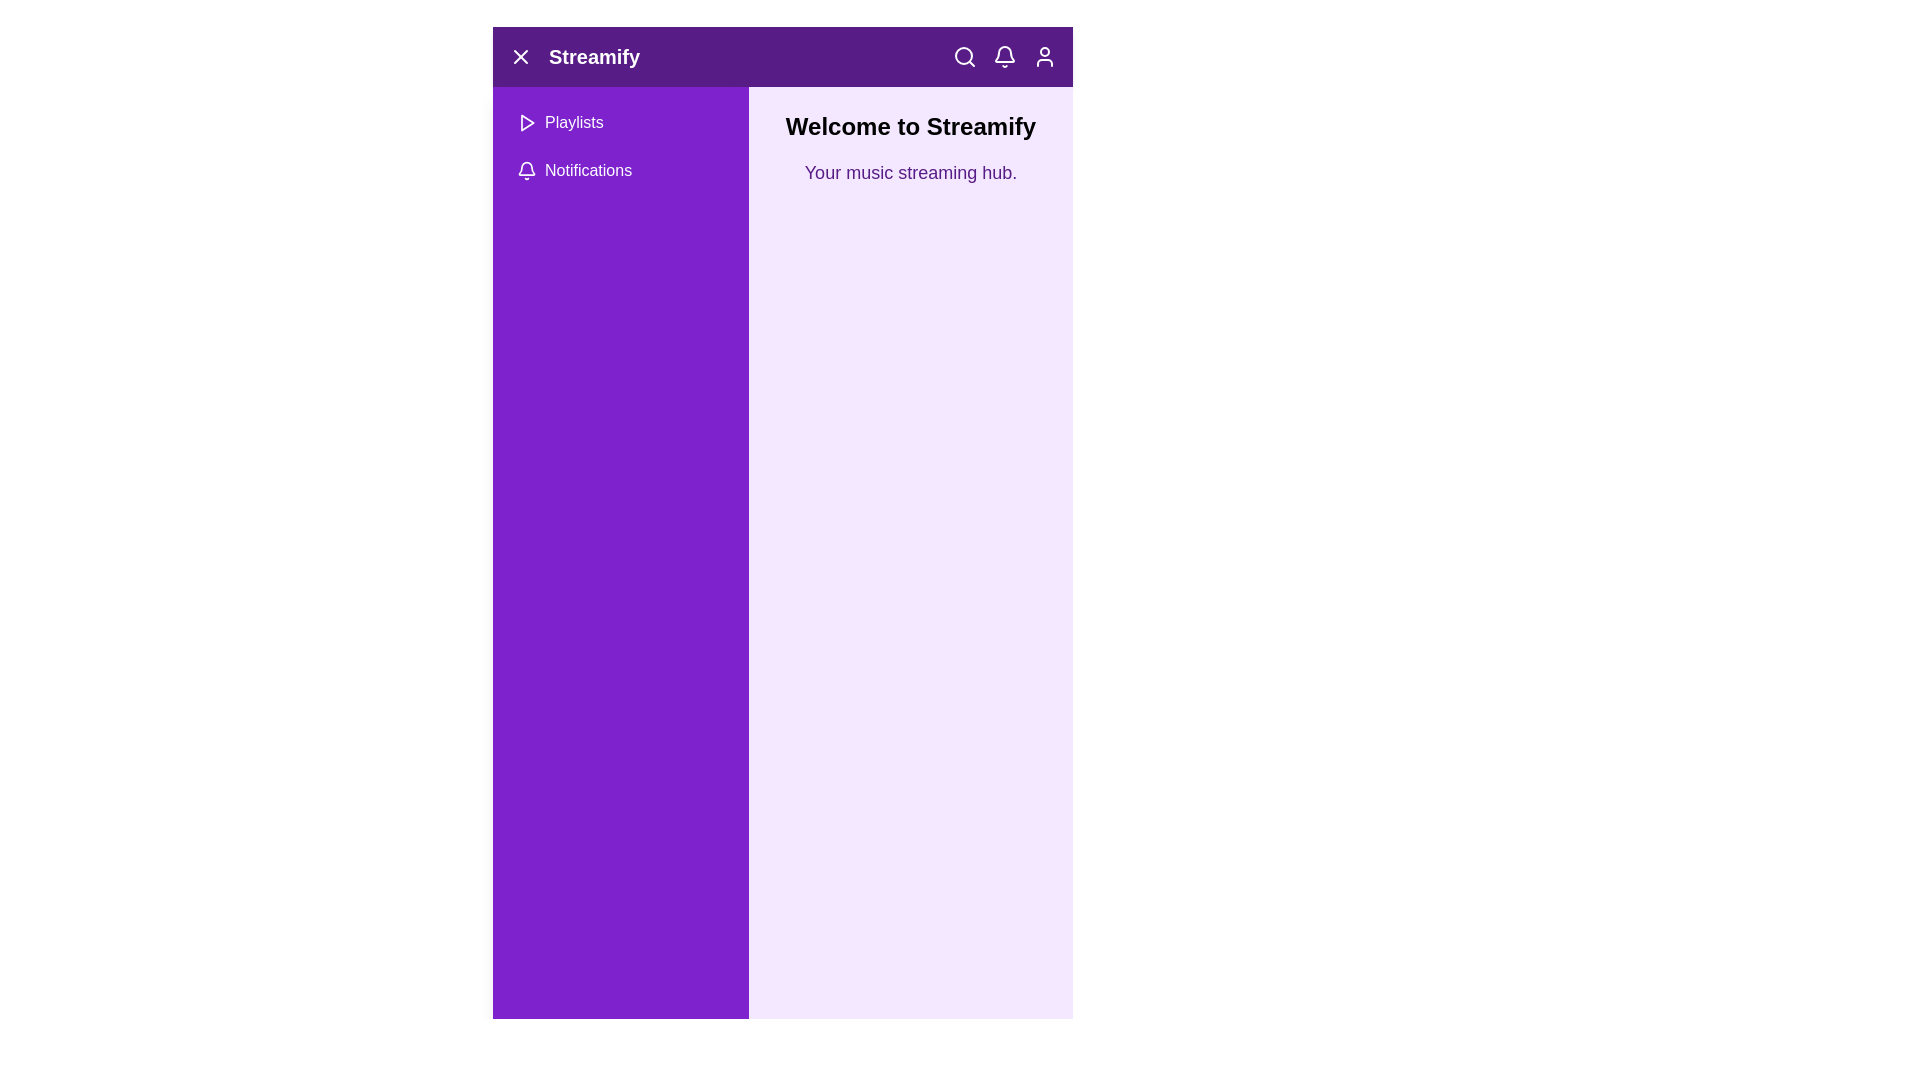 The height and width of the screenshot is (1080, 1920). Describe the element at coordinates (910, 172) in the screenshot. I see `static informational text located below the introductory title 'Welcome to Streamify' in the lavender section of the interface` at that location.